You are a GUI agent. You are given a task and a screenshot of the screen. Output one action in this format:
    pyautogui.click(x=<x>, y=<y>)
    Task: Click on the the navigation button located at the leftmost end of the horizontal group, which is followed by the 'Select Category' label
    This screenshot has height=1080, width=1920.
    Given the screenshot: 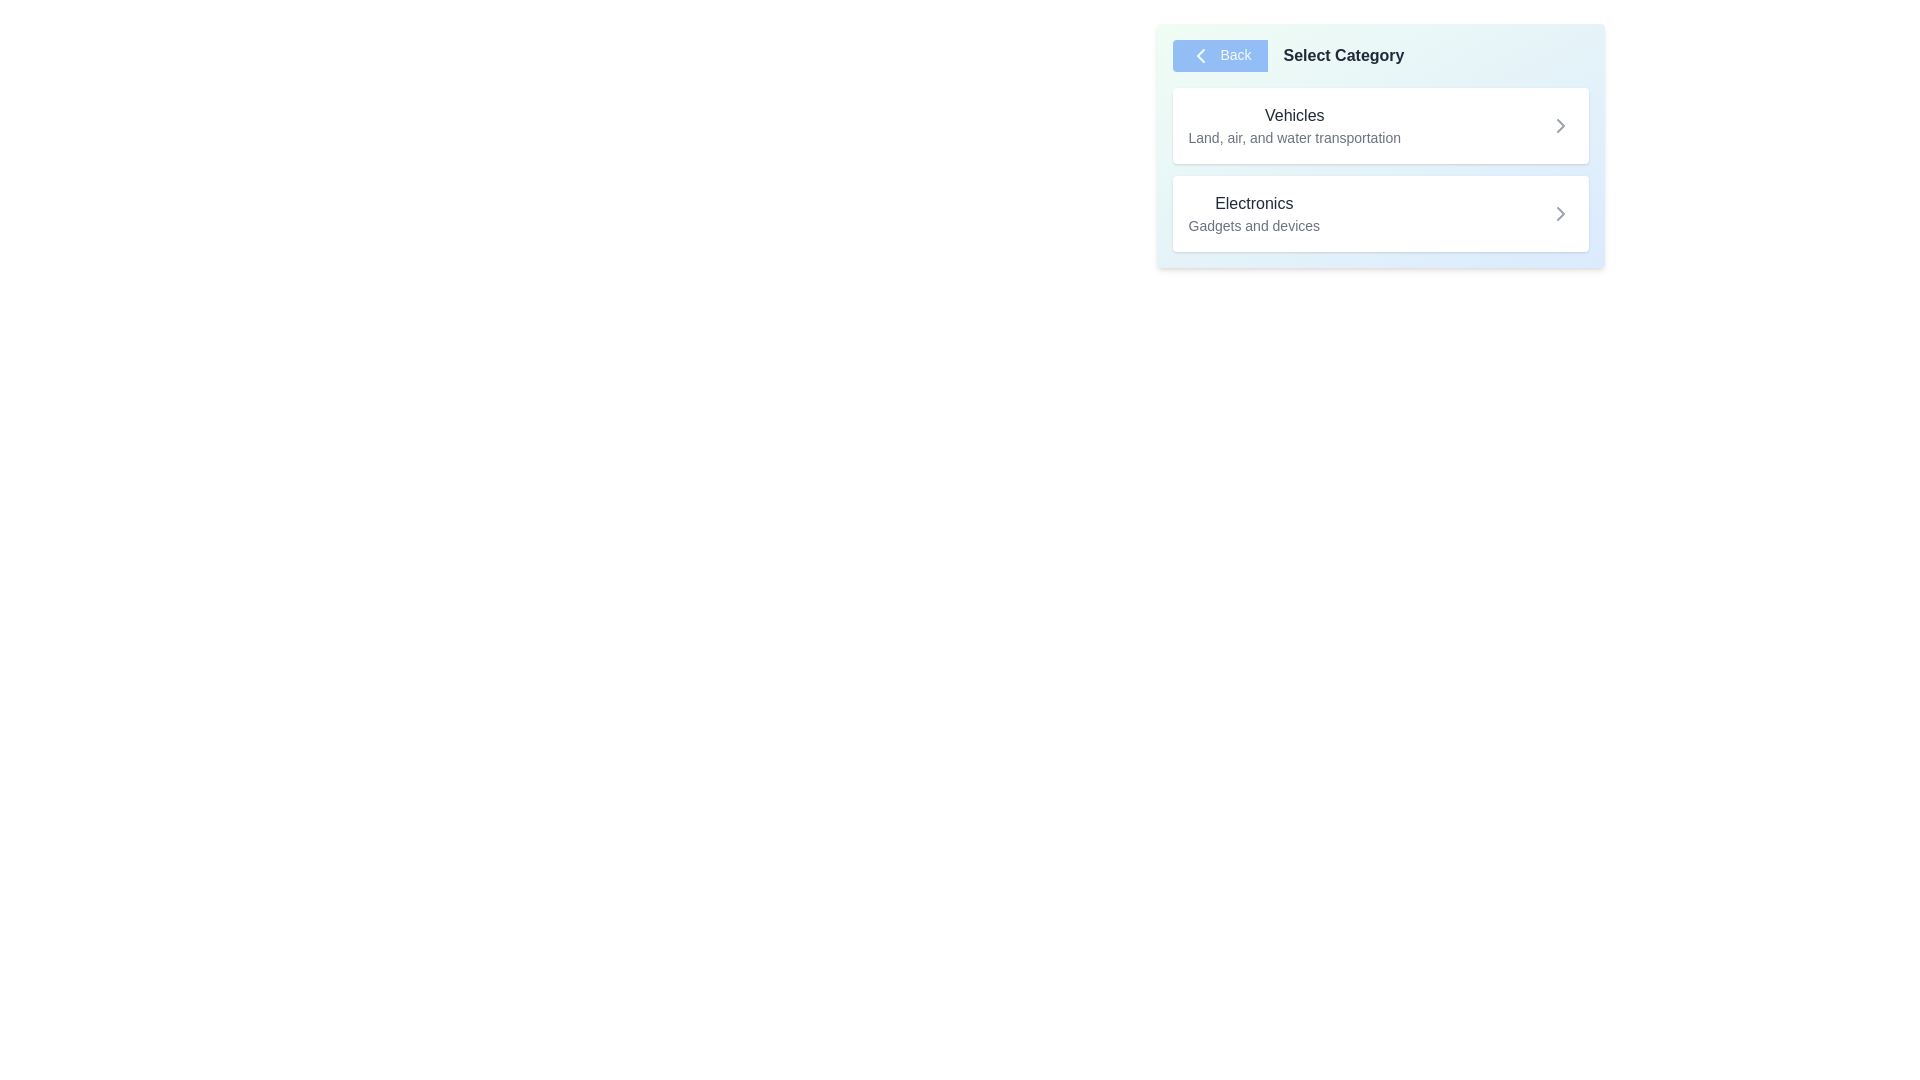 What is the action you would take?
    pyautogui.click(x=1218, y=55)
    